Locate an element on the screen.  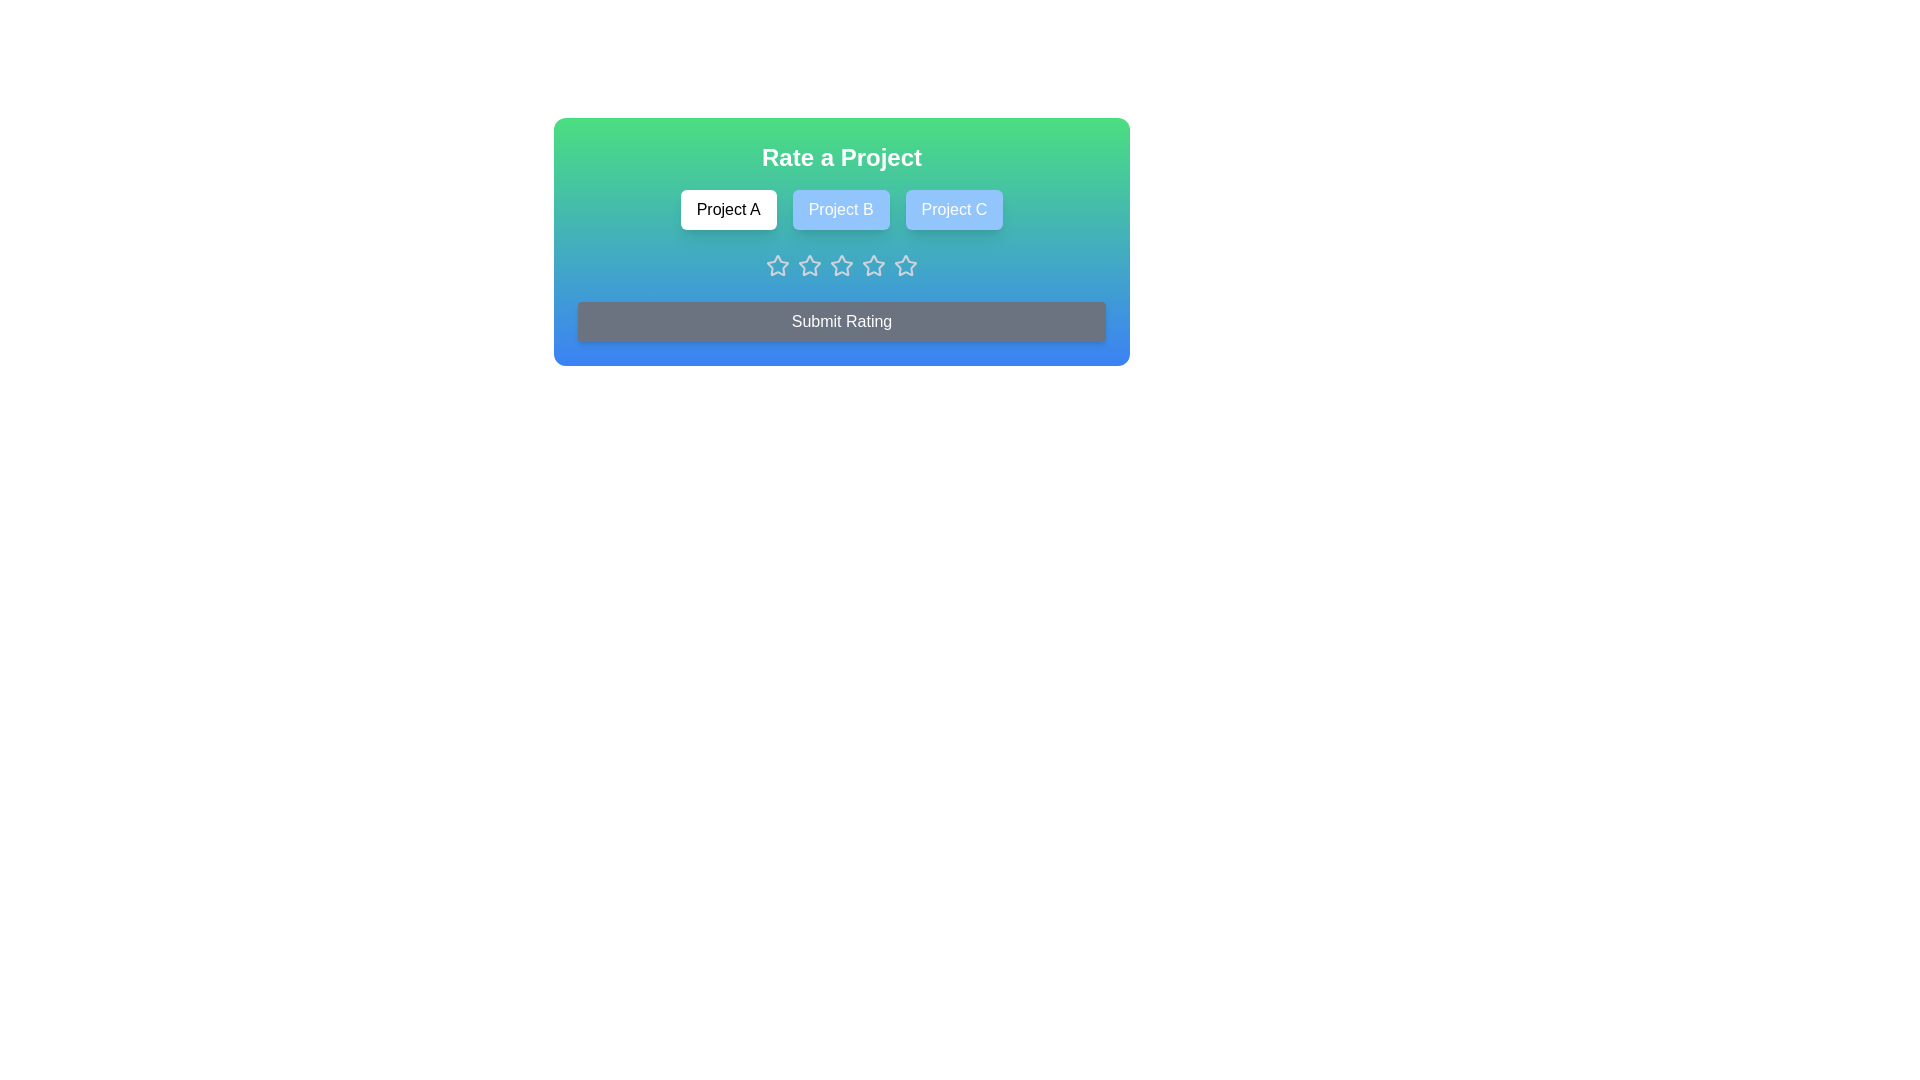
the star corresponding to 4 to set the project rating is located at coordinates (873, 265).